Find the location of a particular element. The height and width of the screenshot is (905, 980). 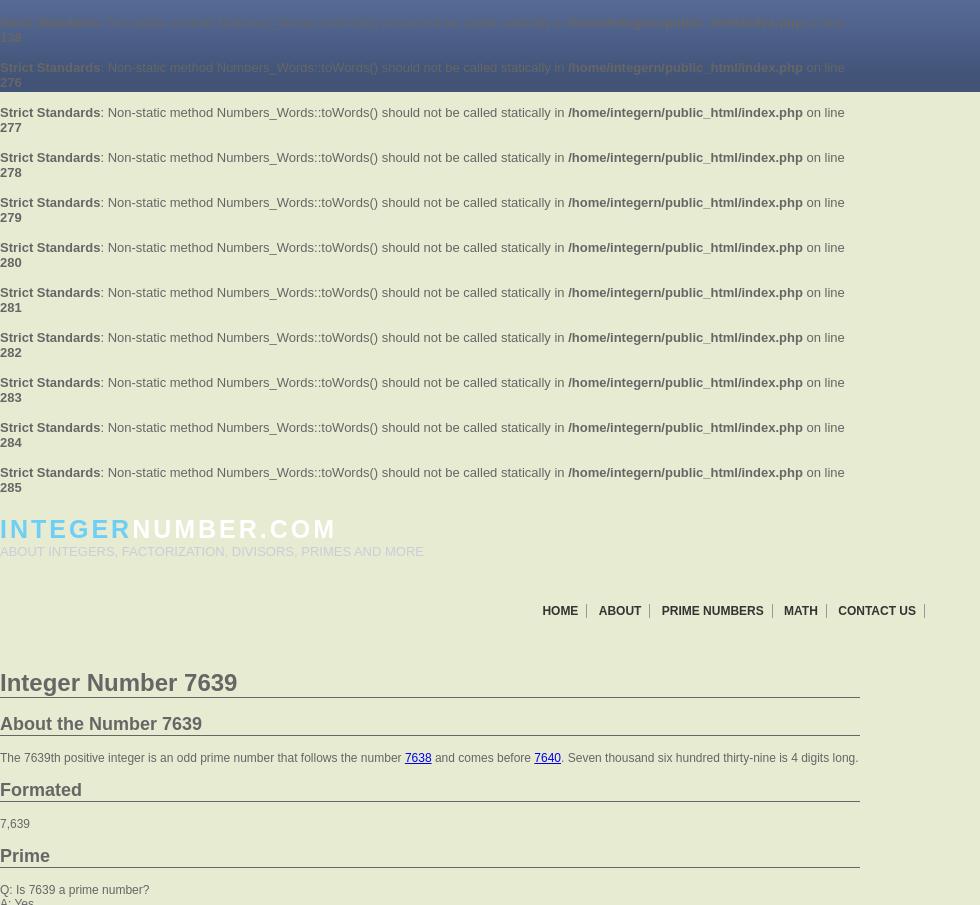

'276' is located at coordinates (10, 82).